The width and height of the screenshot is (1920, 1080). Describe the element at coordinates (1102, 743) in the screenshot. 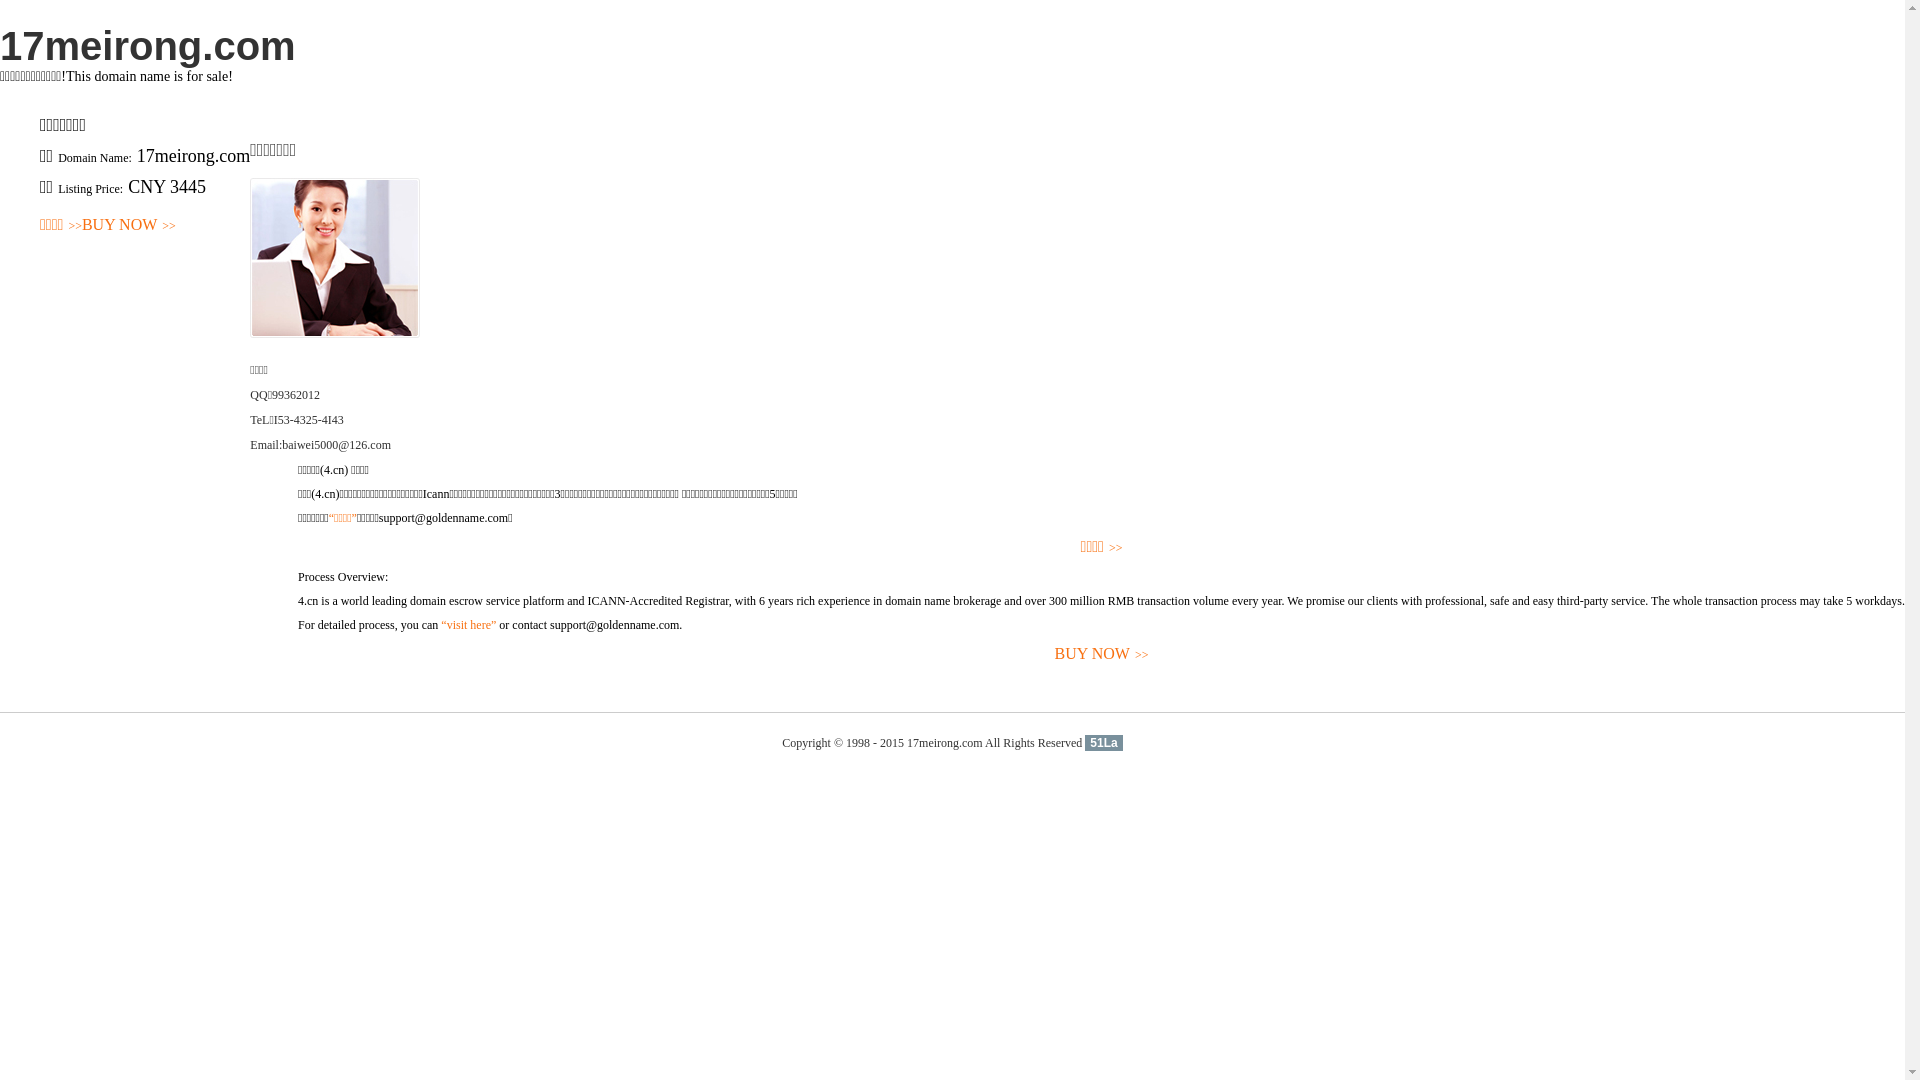

I see `'51La'` at that location.